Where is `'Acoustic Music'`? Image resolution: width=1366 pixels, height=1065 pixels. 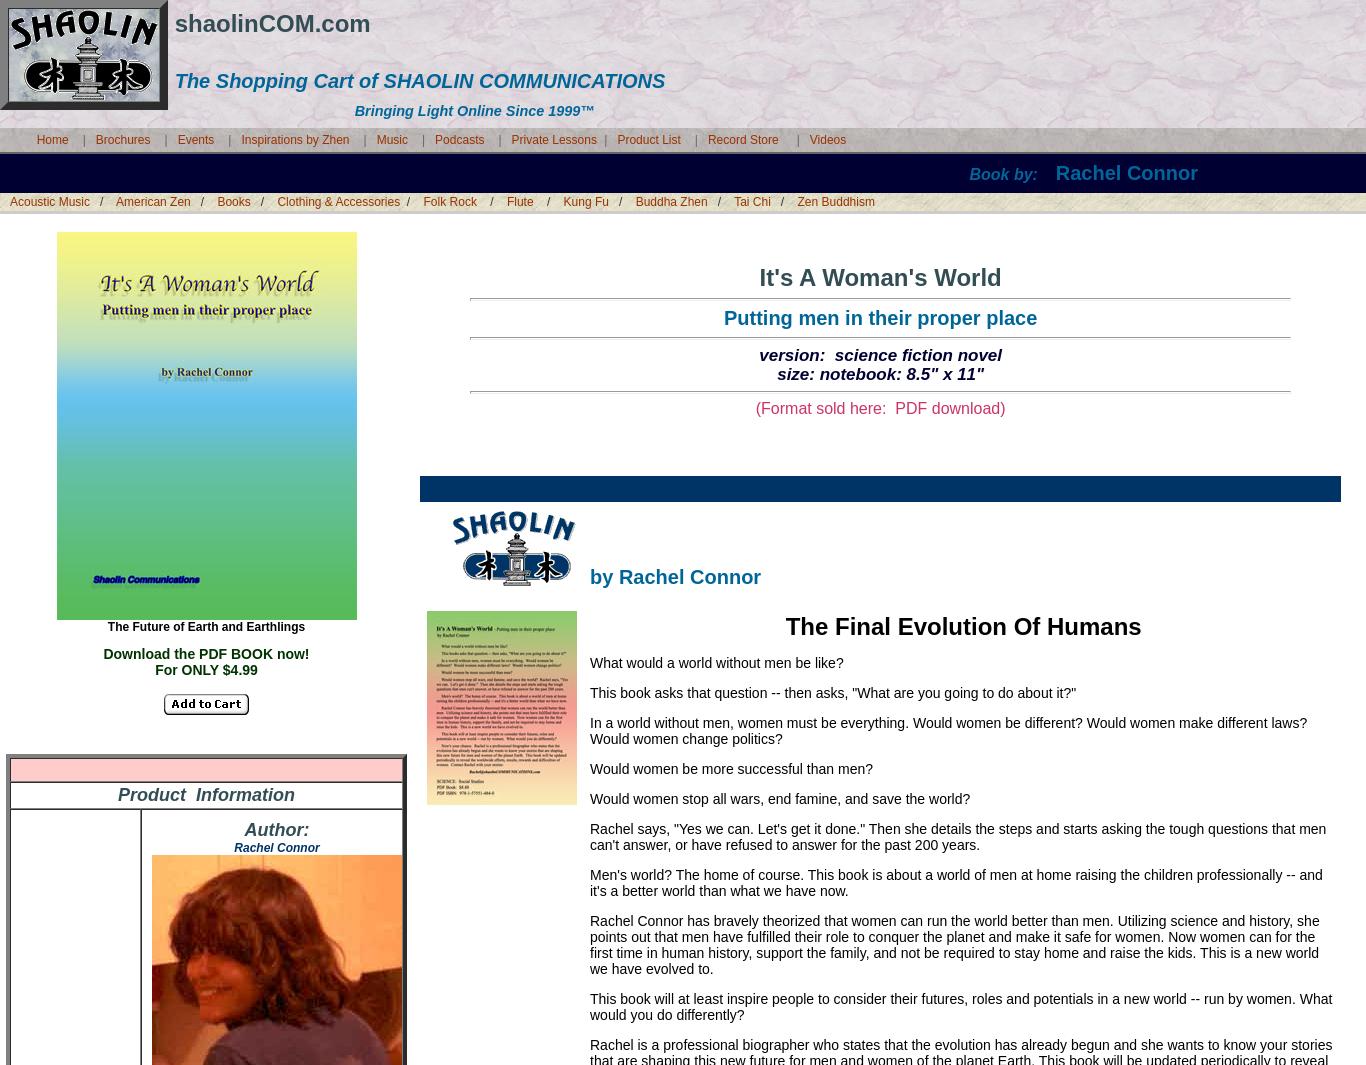 'Acoustic Music' is located at coordinates (49, 201).